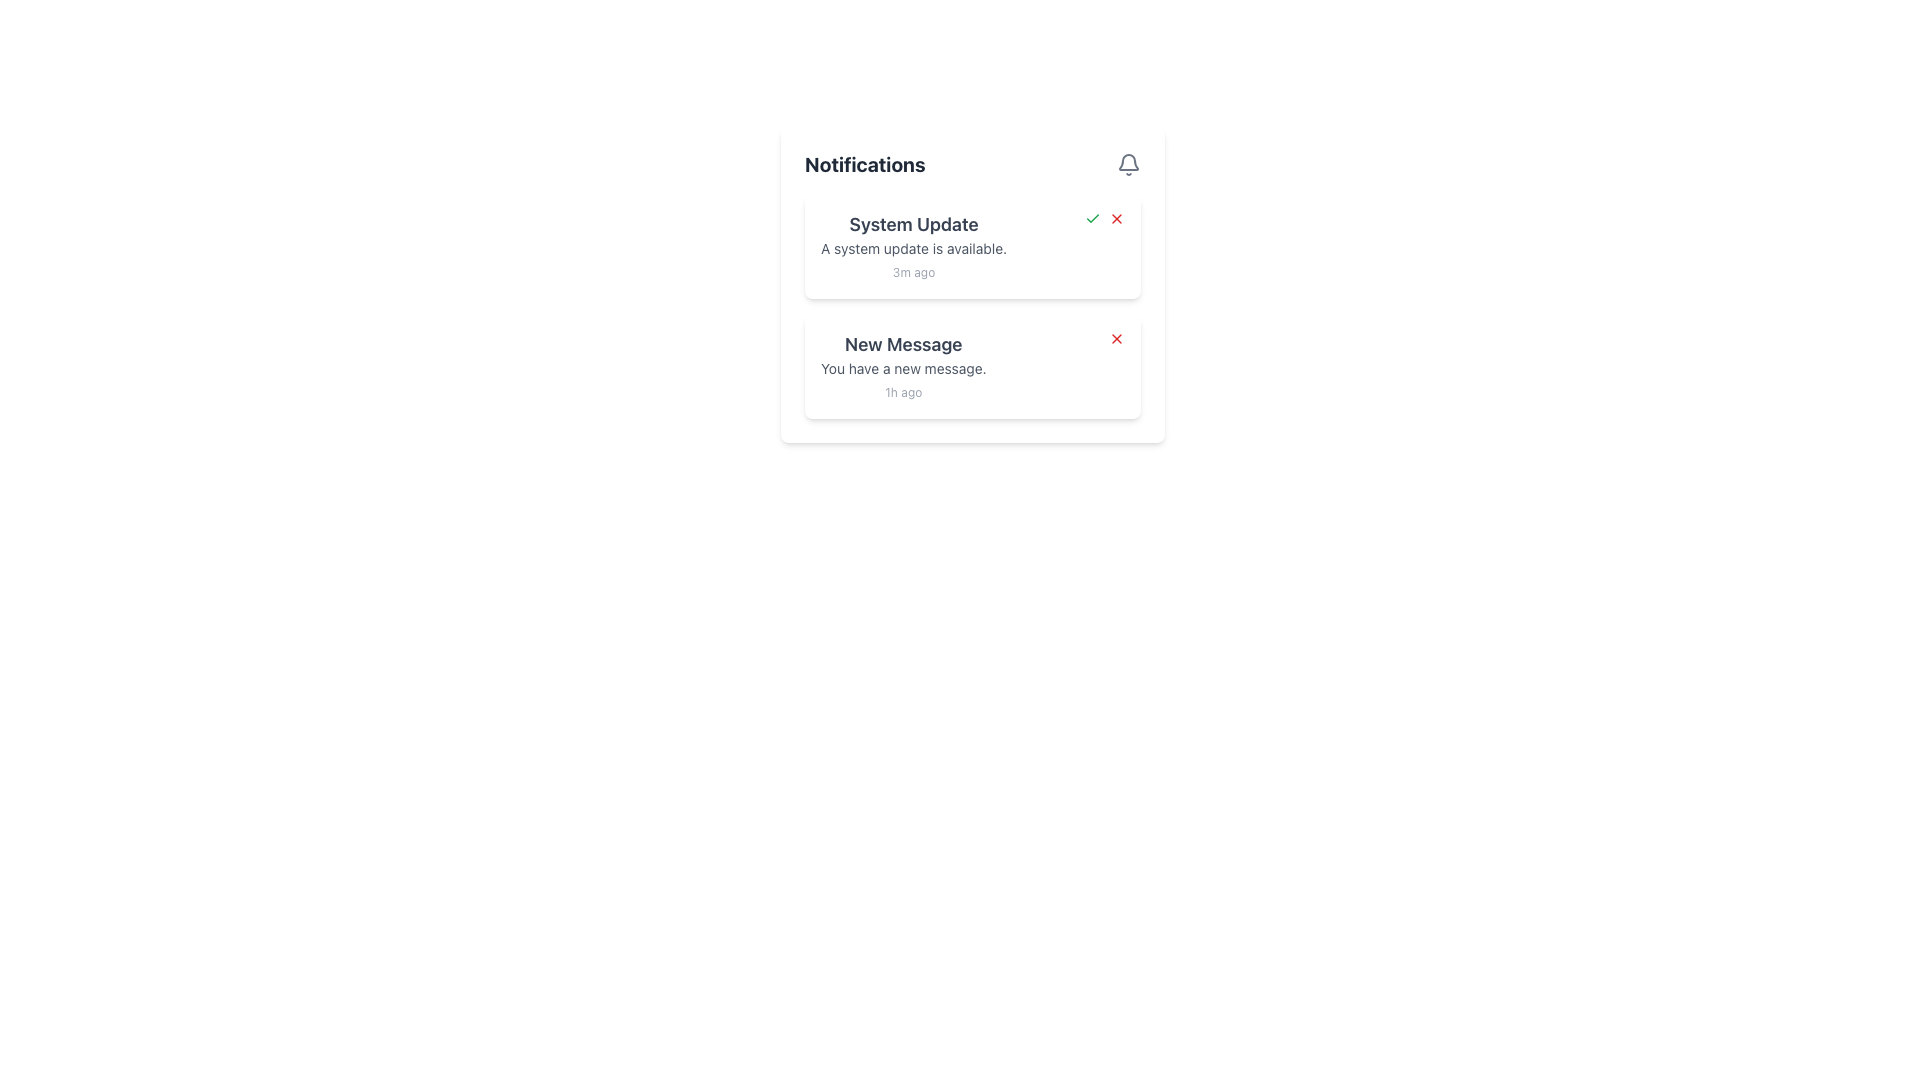  What do you see at coordinates (913, 272) in the screenshot?
I see `timestamp text label displaying '3m ago', which is styled subtly in light gray and located below the notification's title and message` at bounding box center [913, 272].